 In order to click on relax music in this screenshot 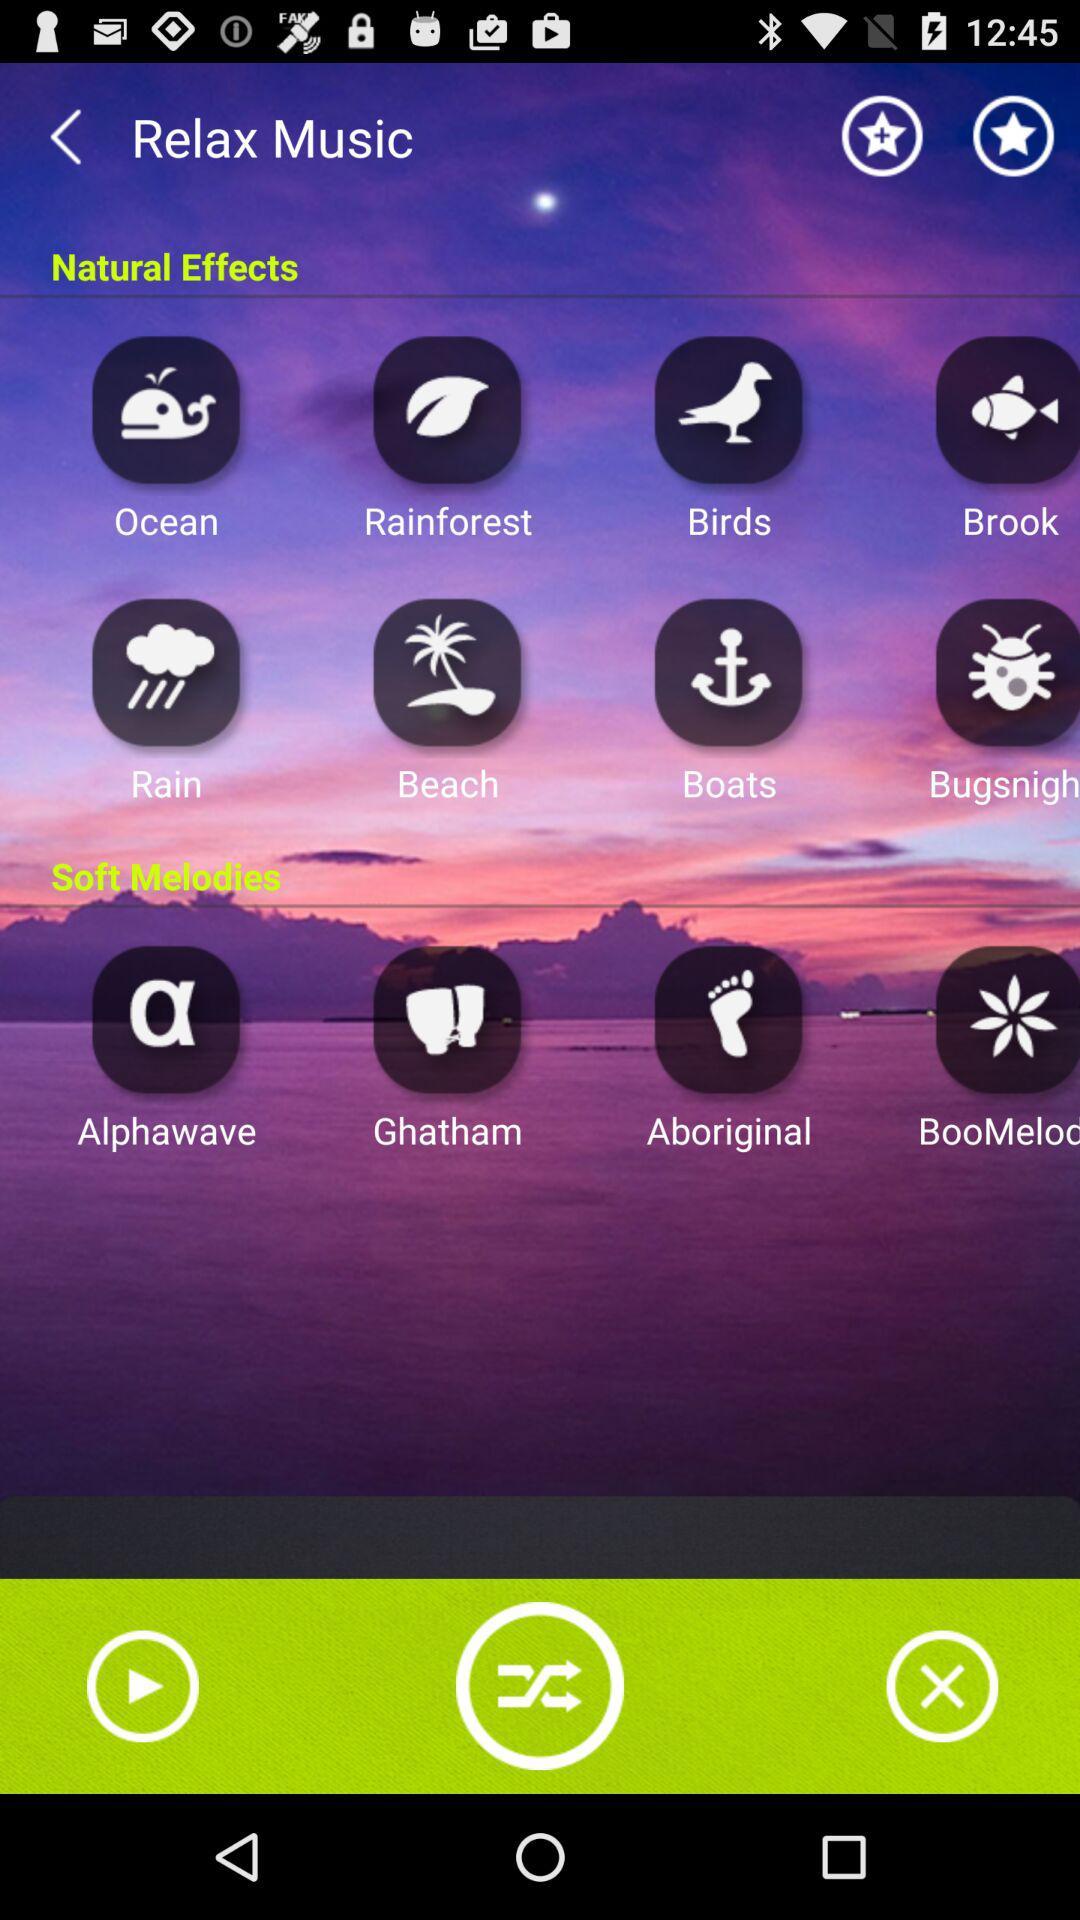, I will do `click(540, 136)`.